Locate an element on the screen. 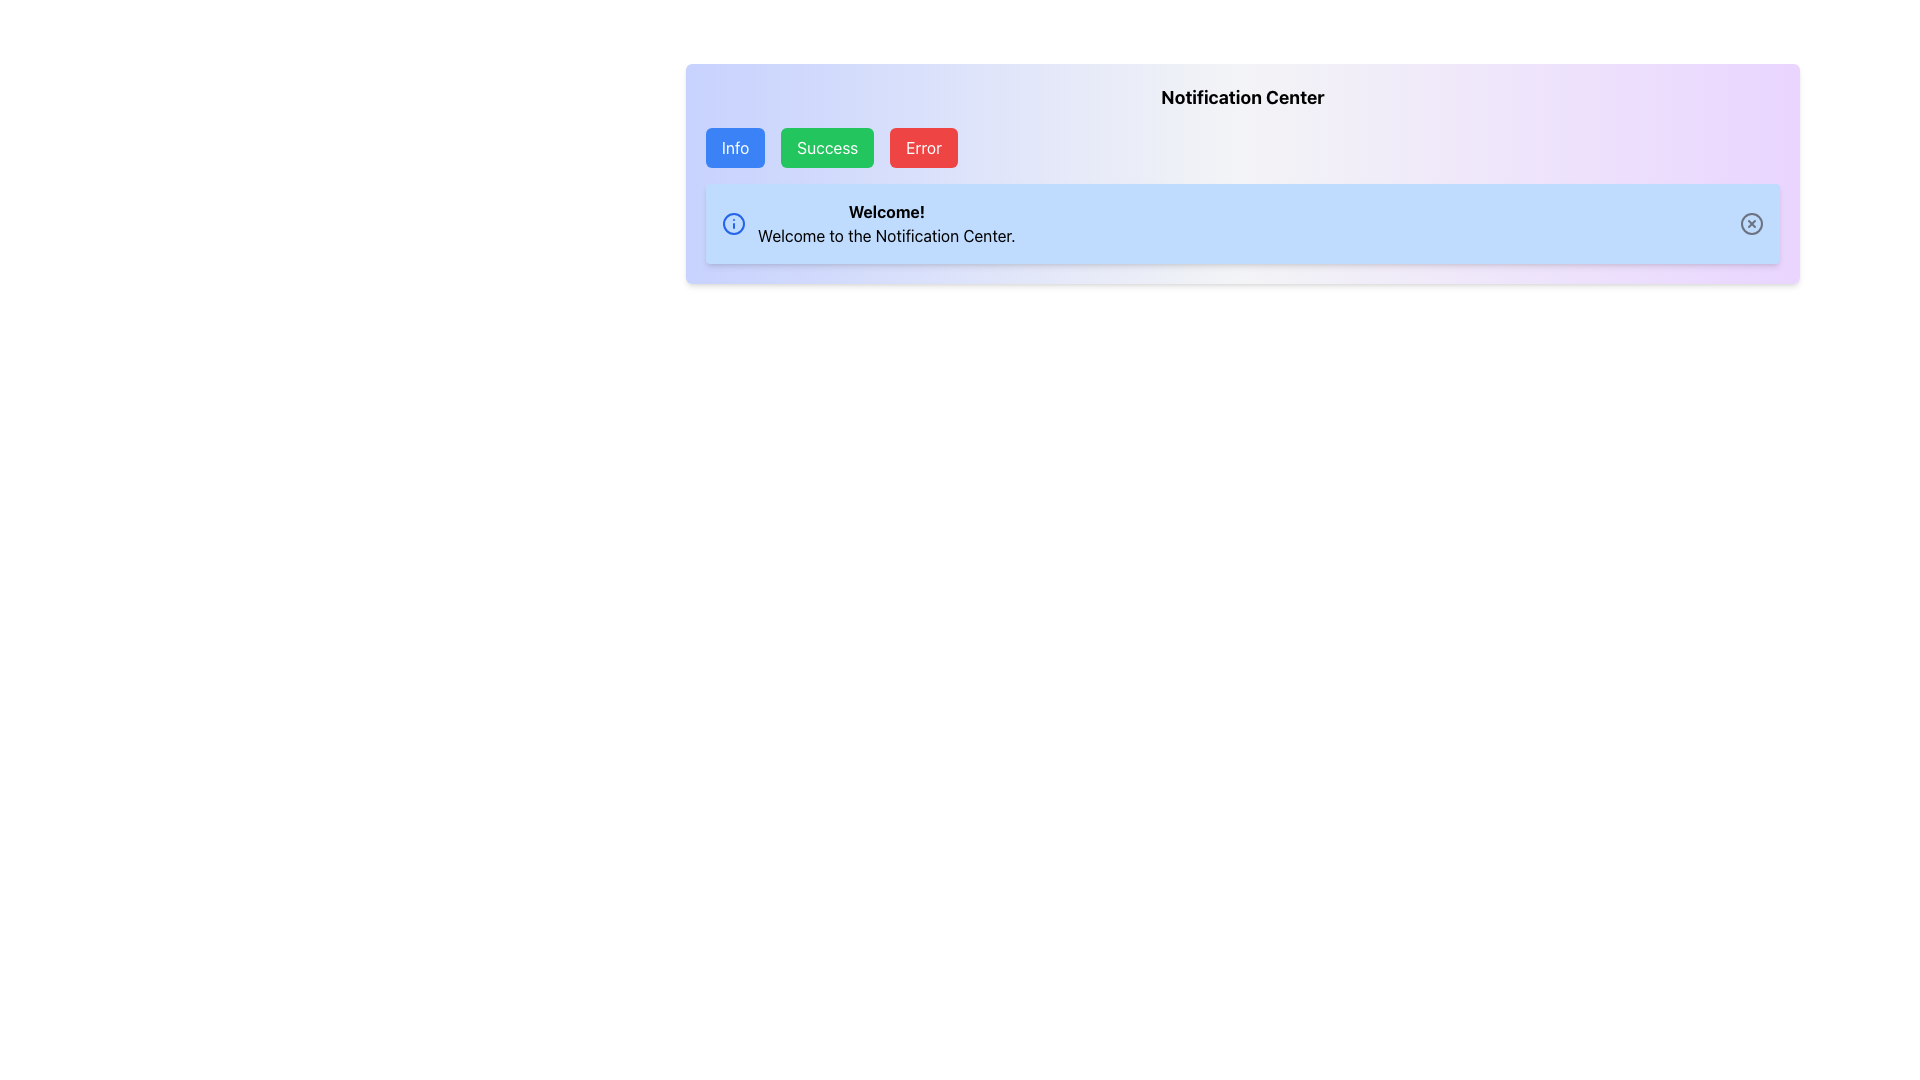 The image size is (1920, 1080). the circular close button with an 'X' symbol located at the far right of the blue notification bar is located at coordinates (1751, 223).